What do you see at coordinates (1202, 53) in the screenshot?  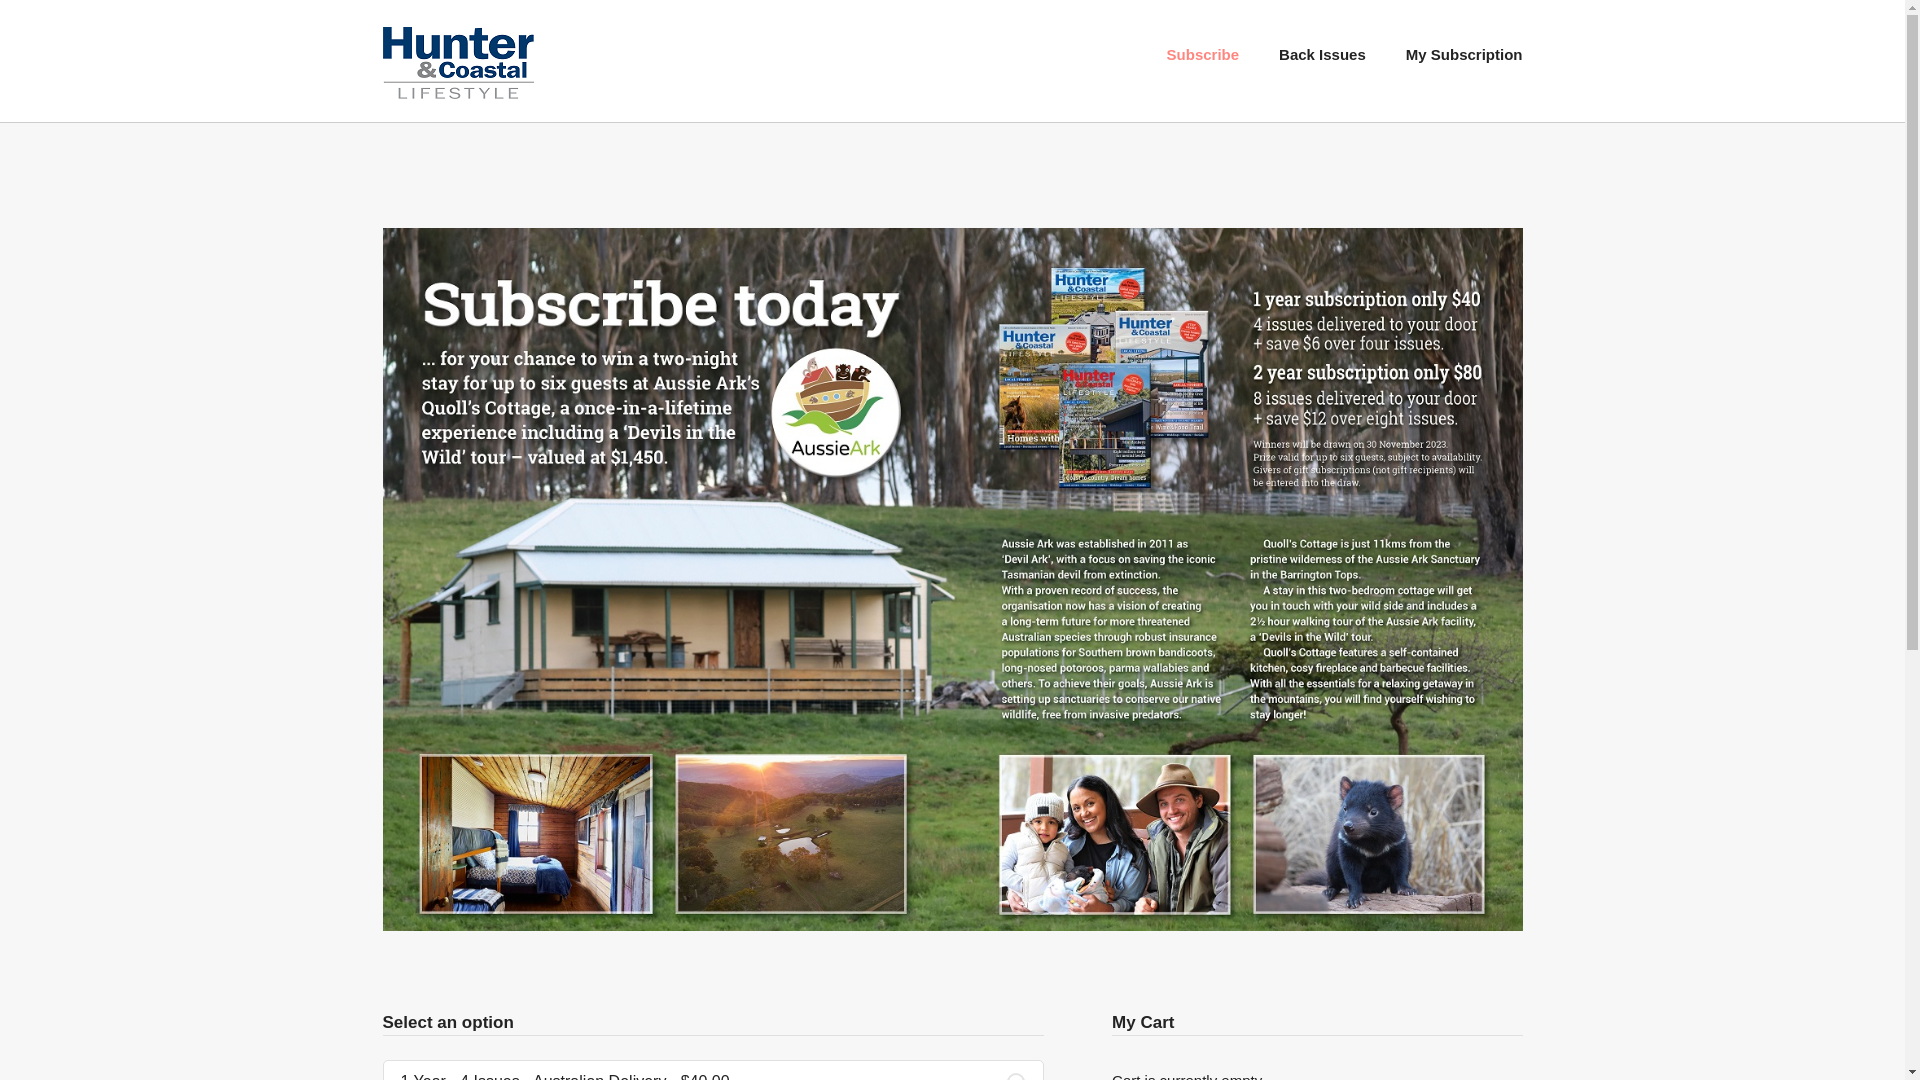 I see `'Subscribe'` at bounding box center [1202, 53].